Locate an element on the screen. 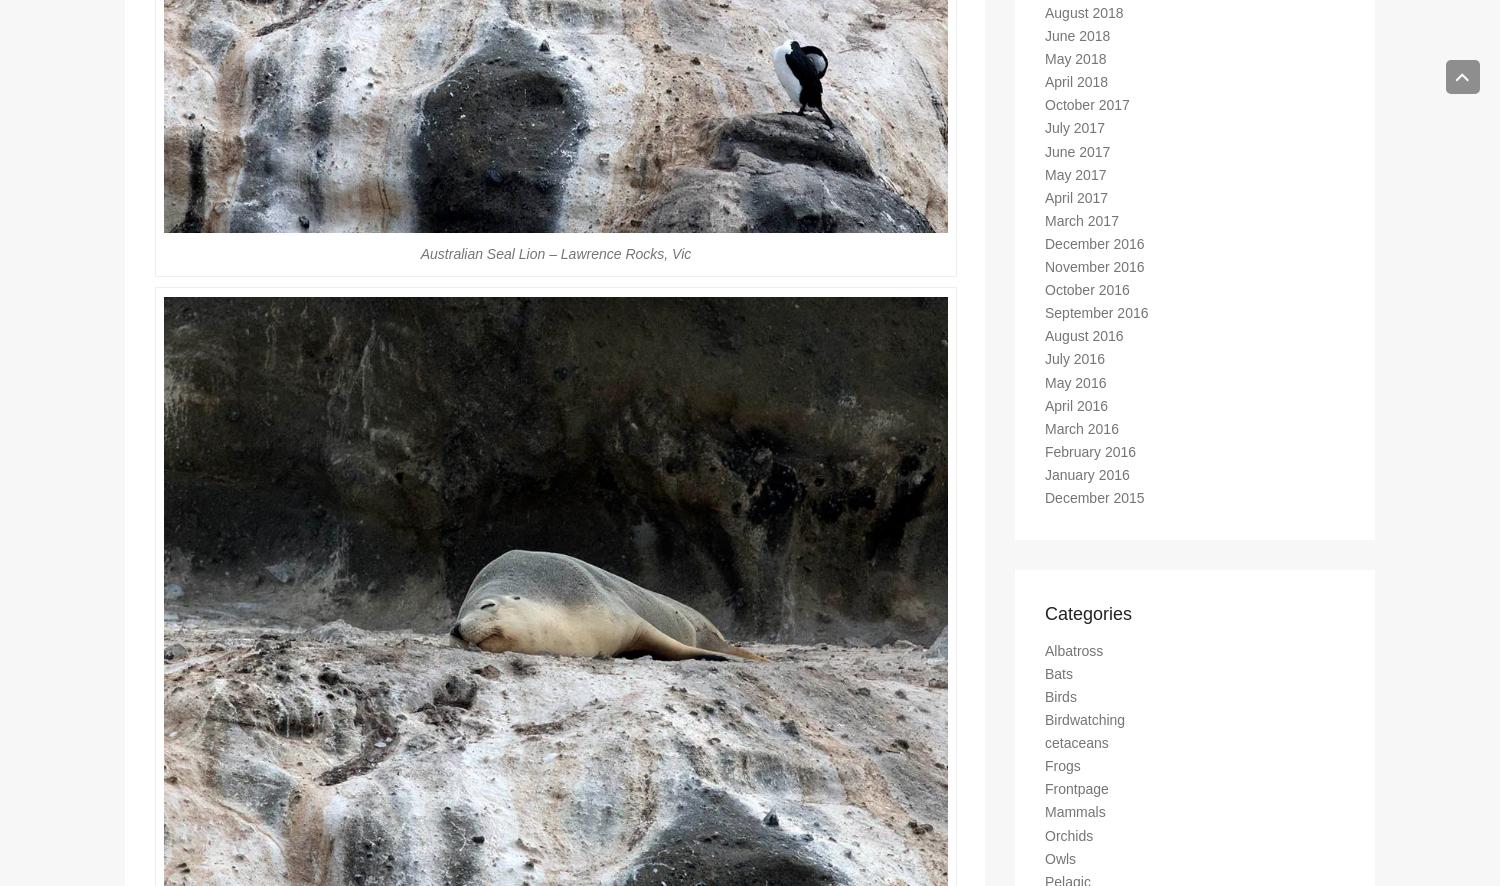 The width and height of the screenshot is (1500, 886). 'Bats' is located at coordinates (1059, 681).